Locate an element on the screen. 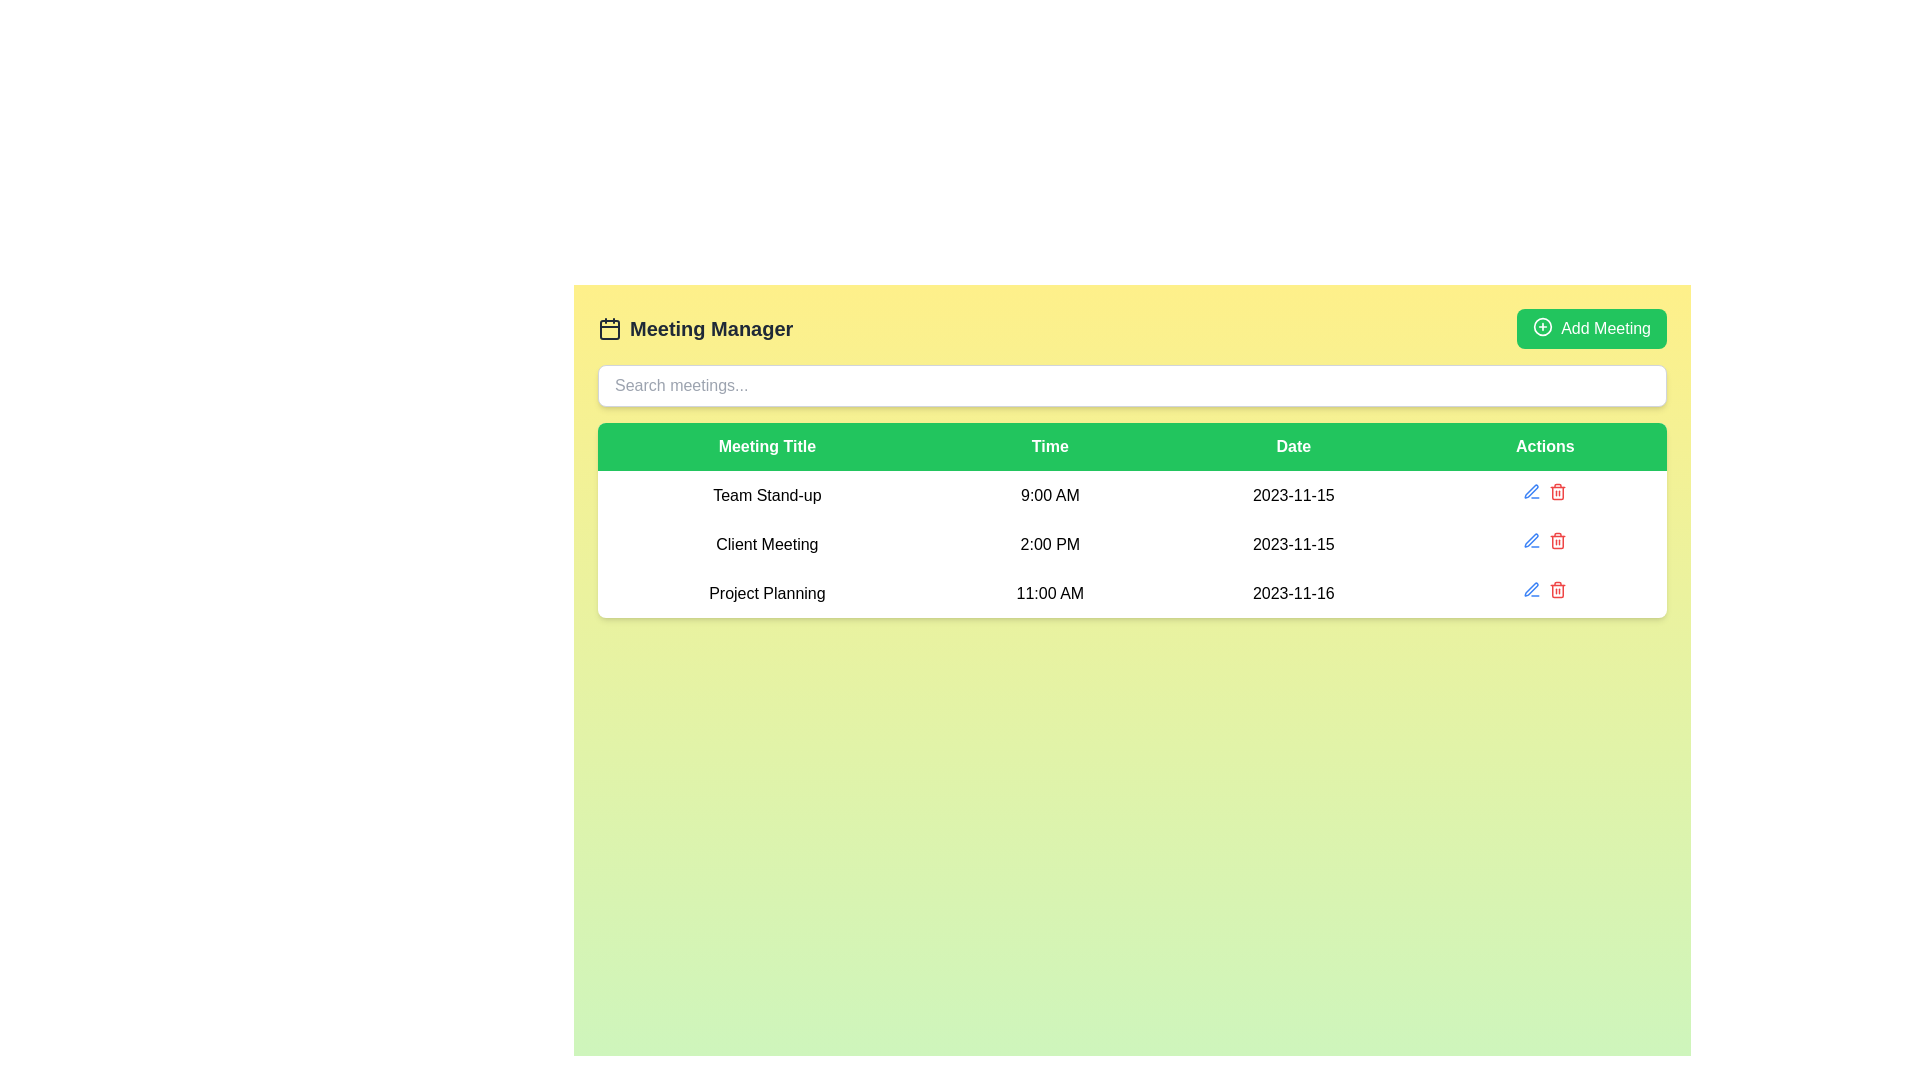 The height and width of the screenshot is (1080, 1920). the 'Add Meeting' button, which is a rectangular button with a green background and white text, located at the top-right corner of the main content area, aligned with the 'Meeting Manager' header, to observe its visual feedback is located at coordinates (1591, 327).